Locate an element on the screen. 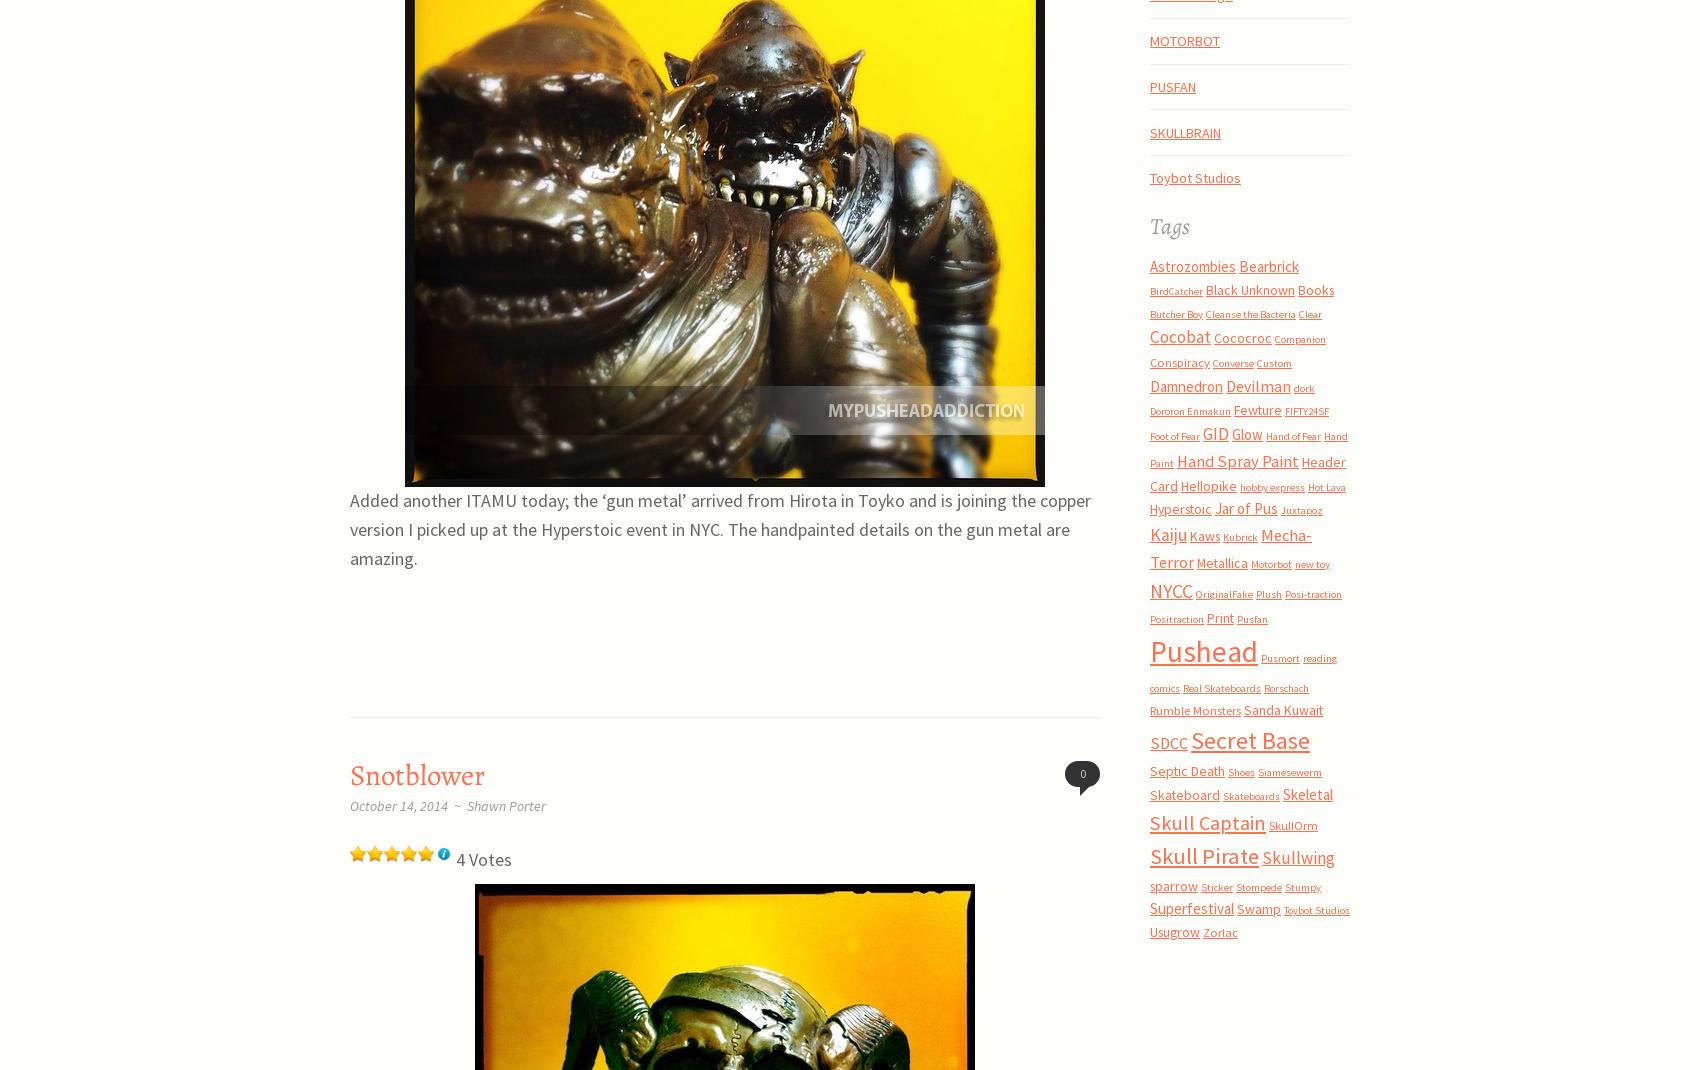 The image size is (1700, 1070). 'Conspiracy' is located at coordinates (1178, 361).